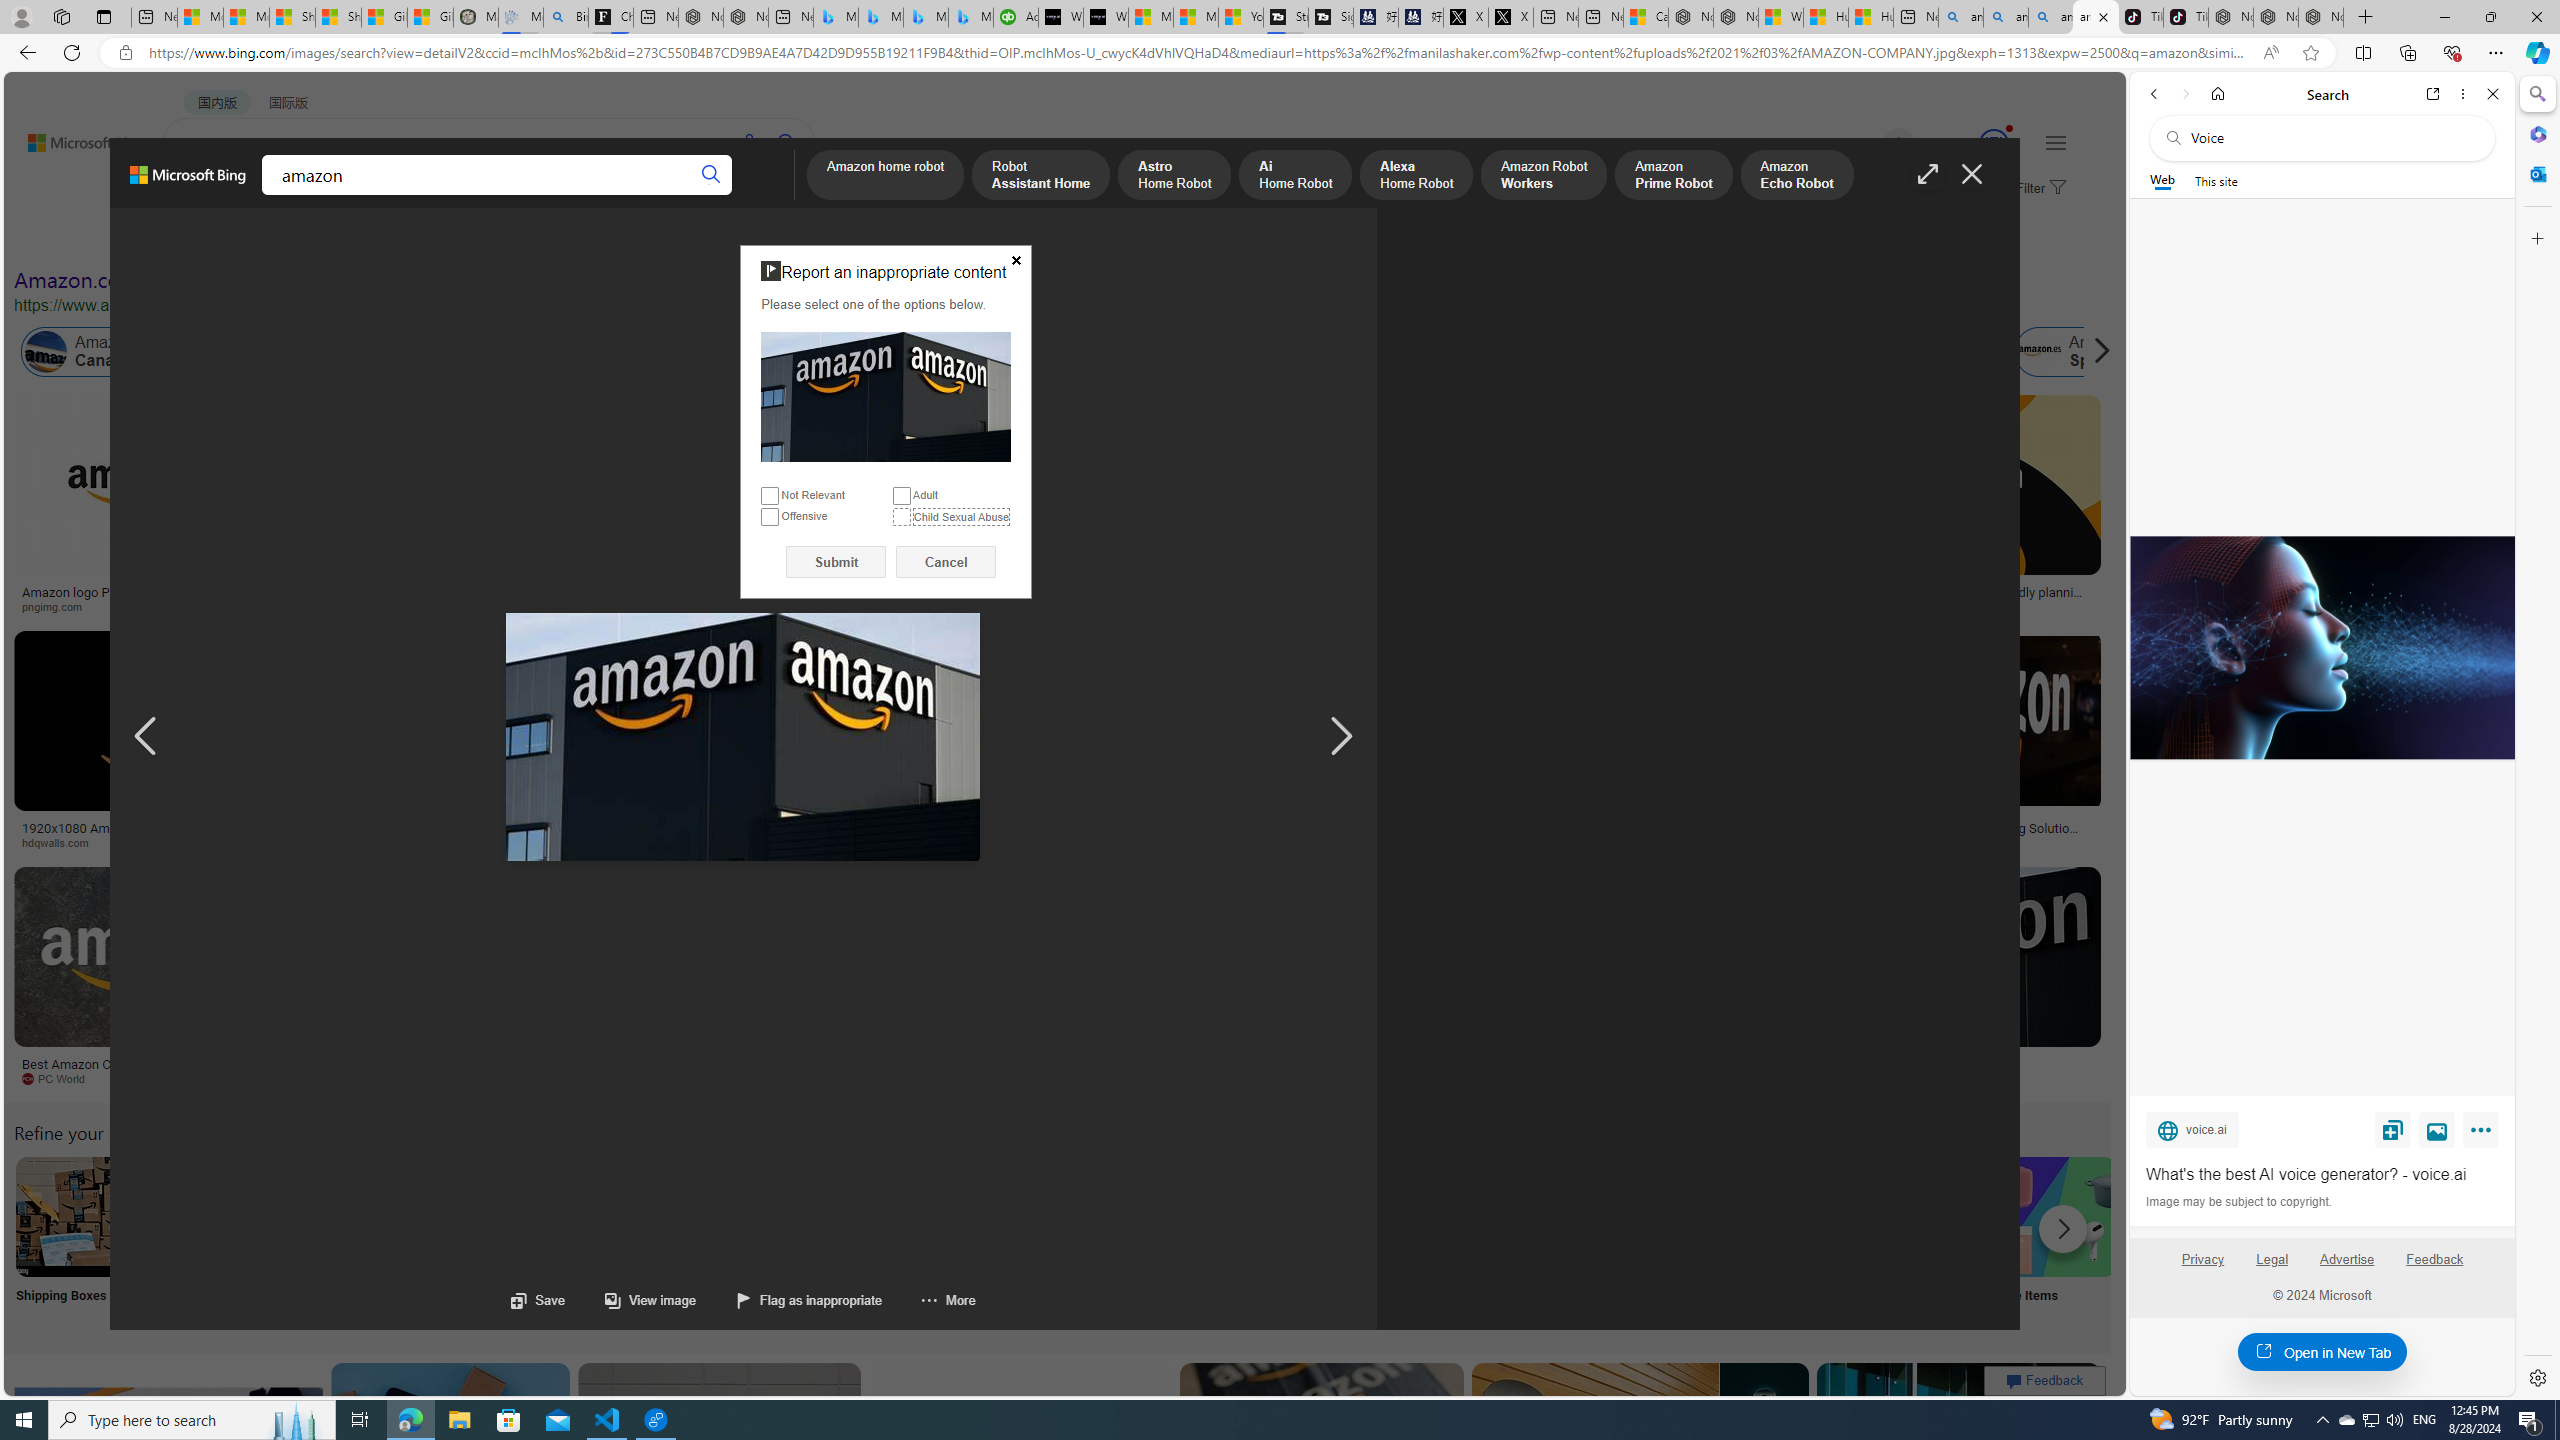 Image resolution: width=2560 pixels, height=1440 pixels. What do you see at coordinates (224, 237) in the screenshot?
I see `'Image size'` at bounding box center [224, 237].